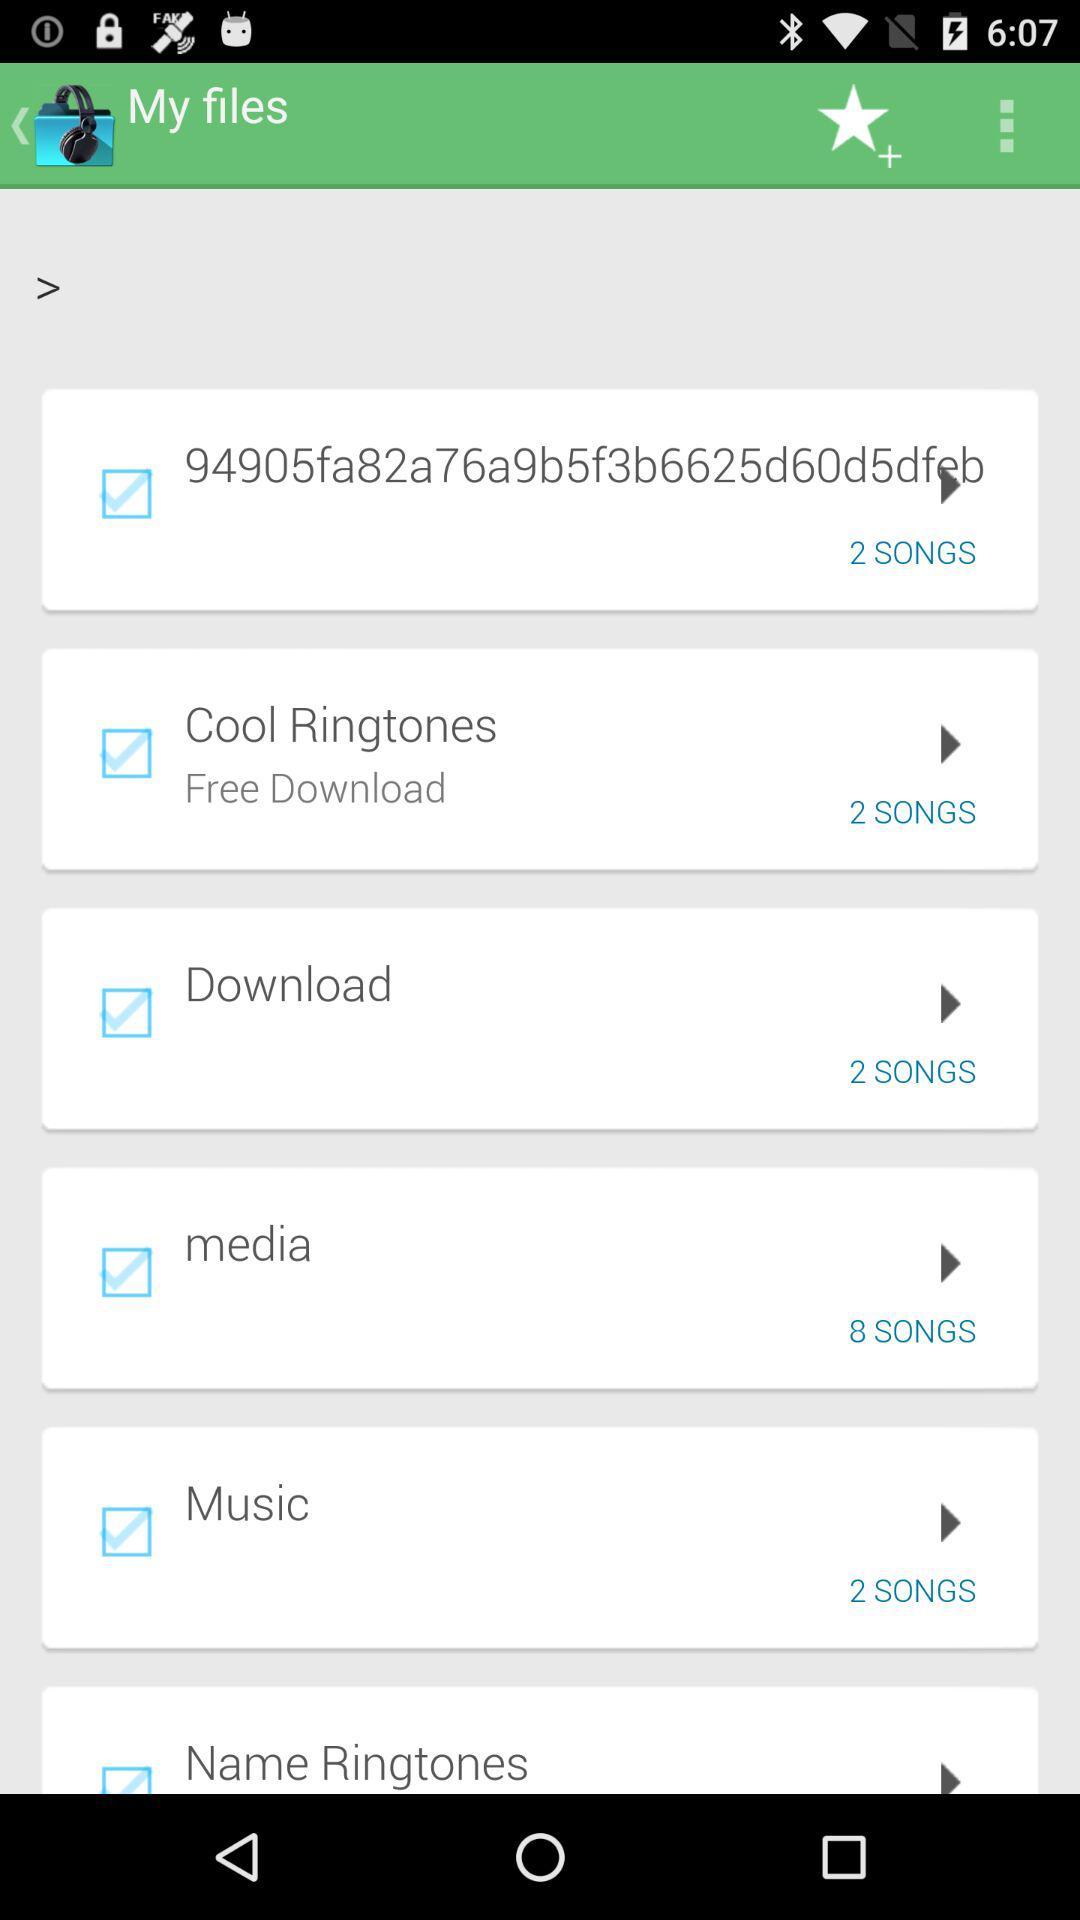 The width and height of the screenshot is (1080, 1920). I want to click on the media, so click(596, 1241).